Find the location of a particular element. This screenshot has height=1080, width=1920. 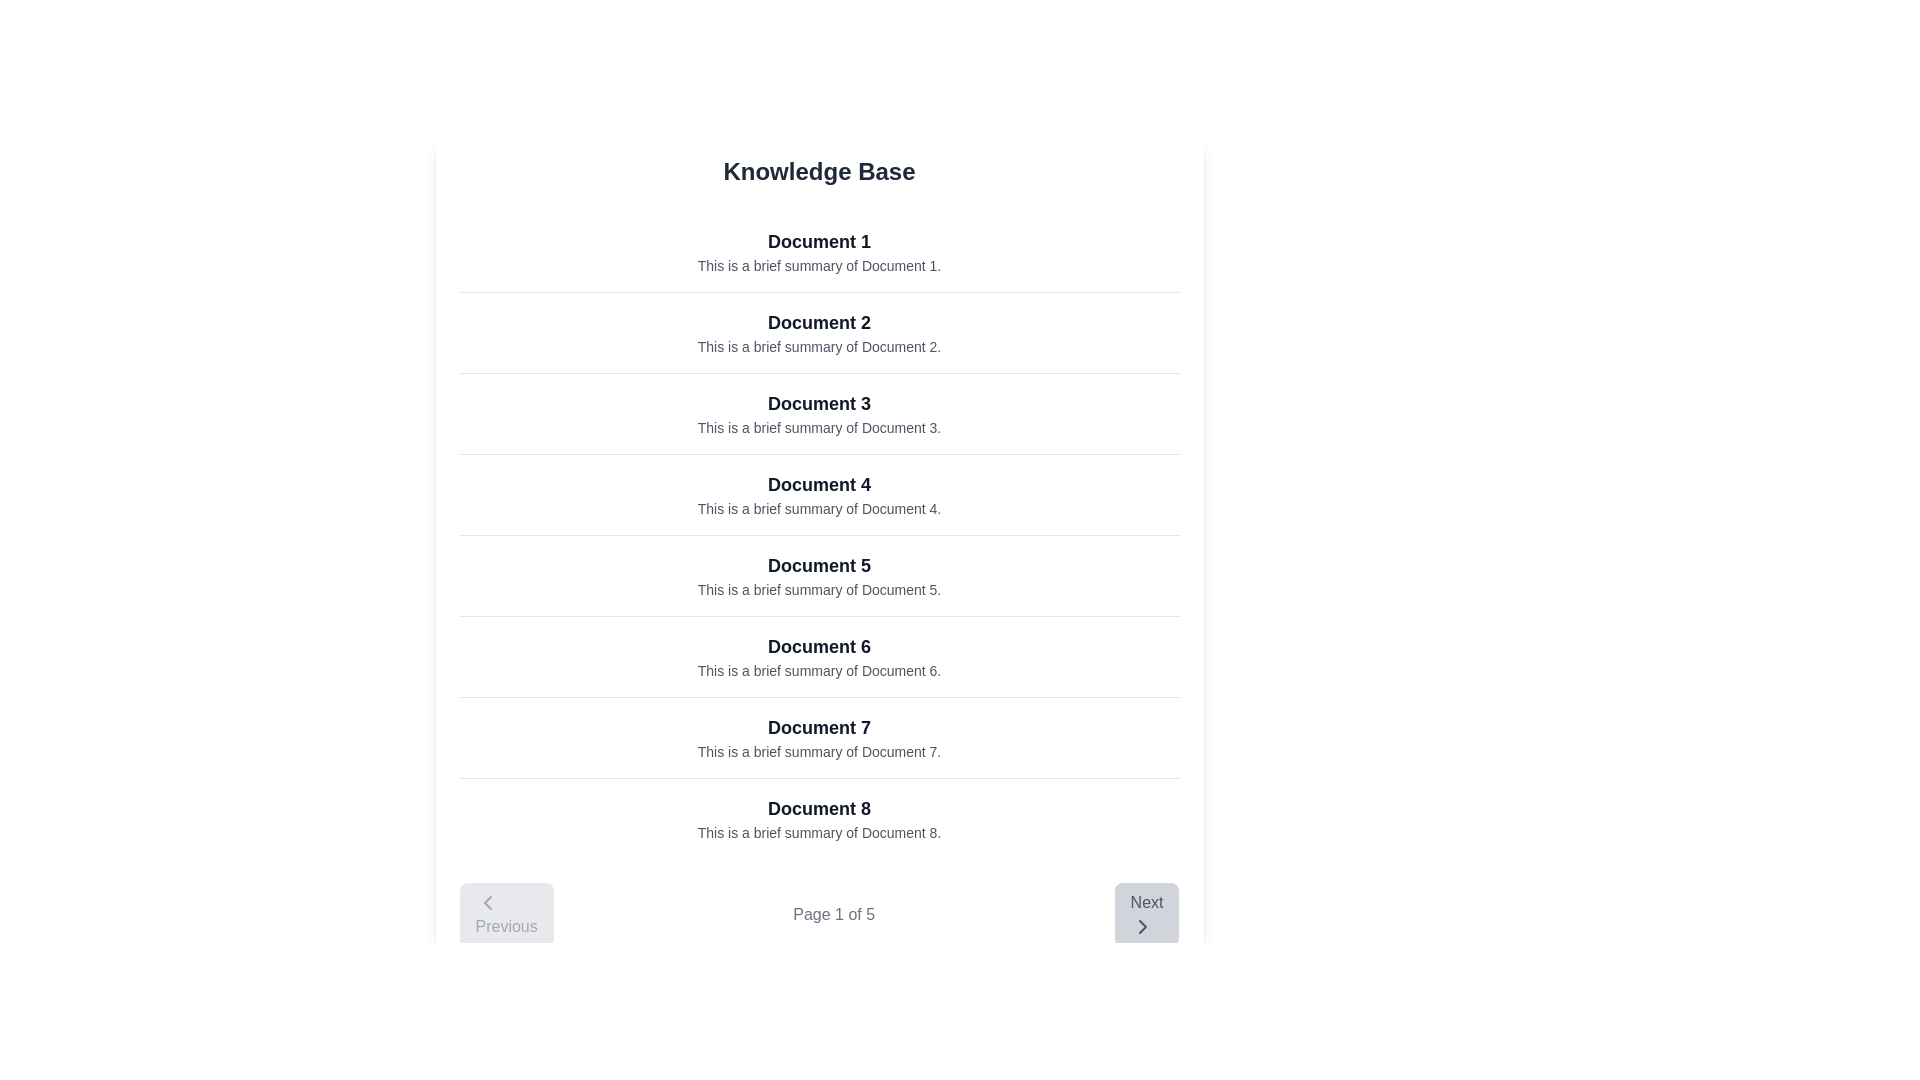

the third entry in the document list titled 'Document 3' is located at coordinates (819, 412).